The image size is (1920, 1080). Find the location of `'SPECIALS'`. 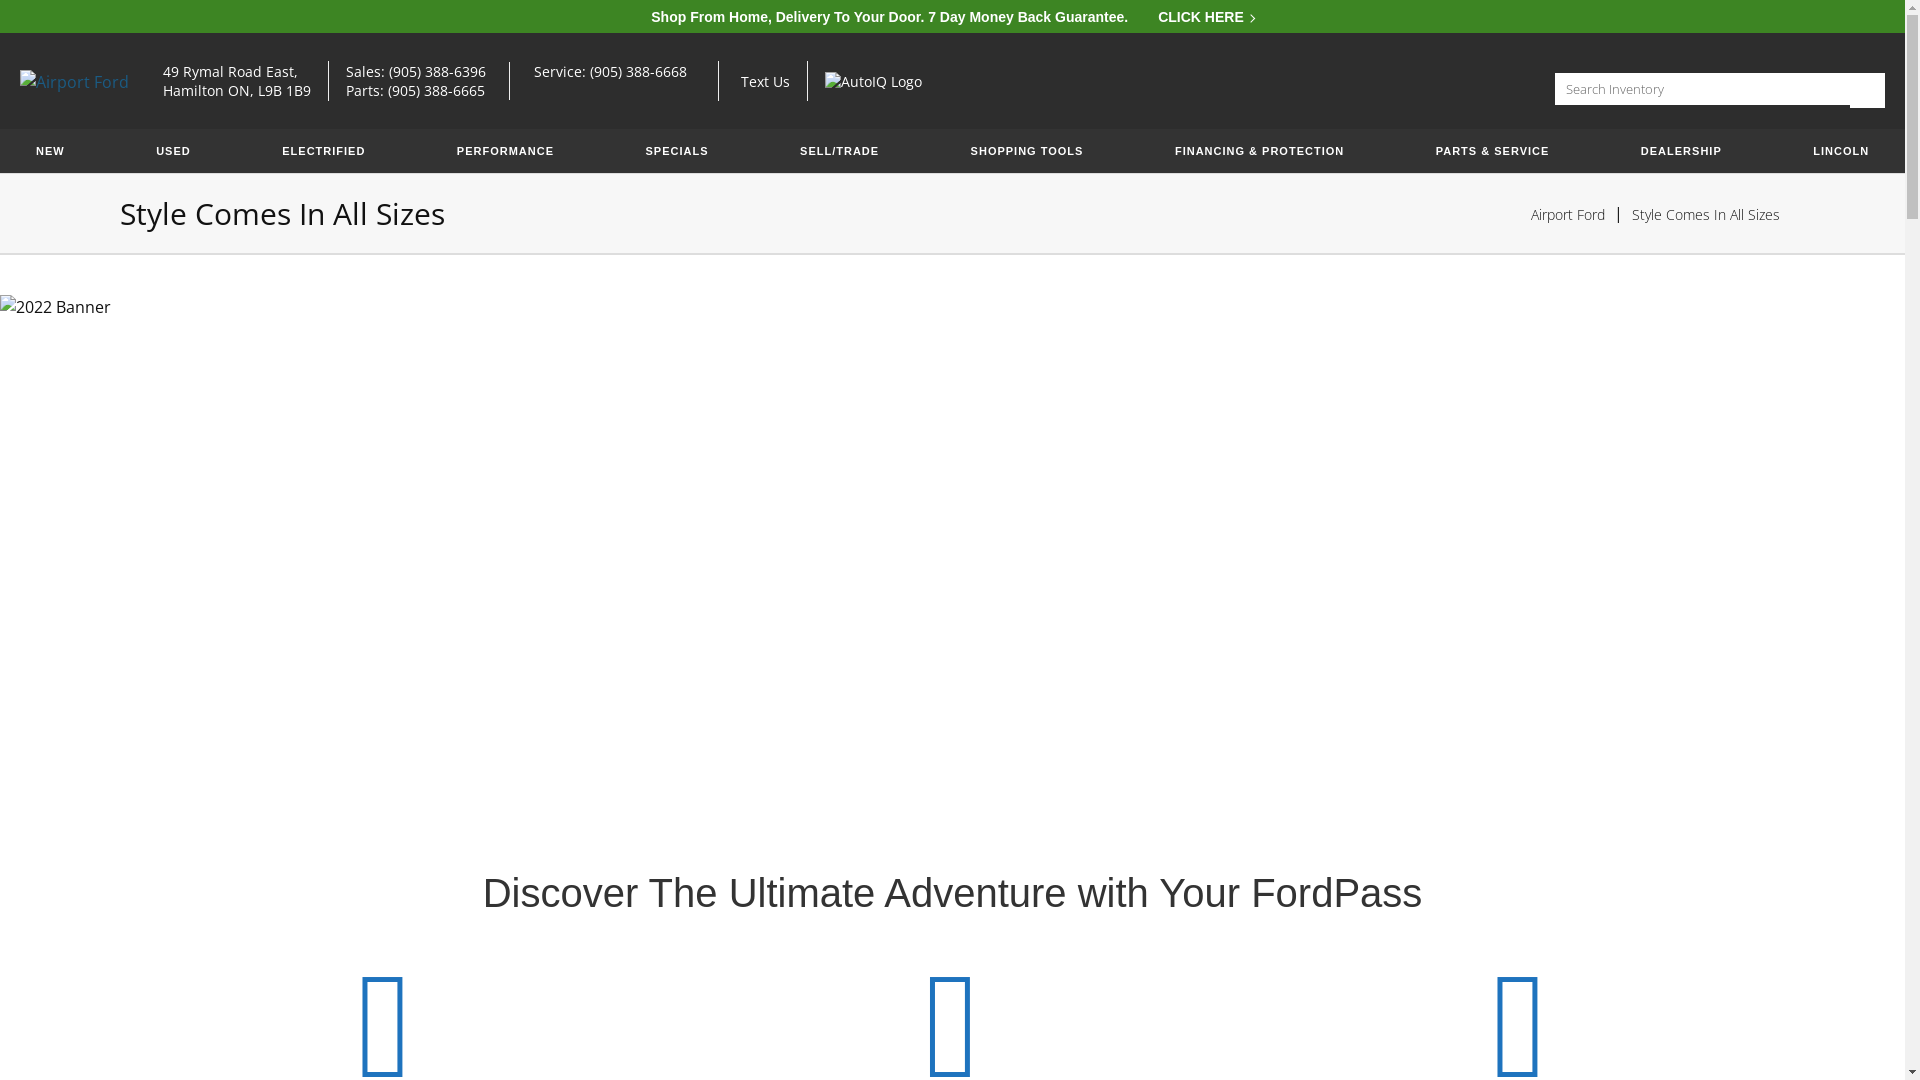

'SPECIALS' is located at coordinates (677, 150).